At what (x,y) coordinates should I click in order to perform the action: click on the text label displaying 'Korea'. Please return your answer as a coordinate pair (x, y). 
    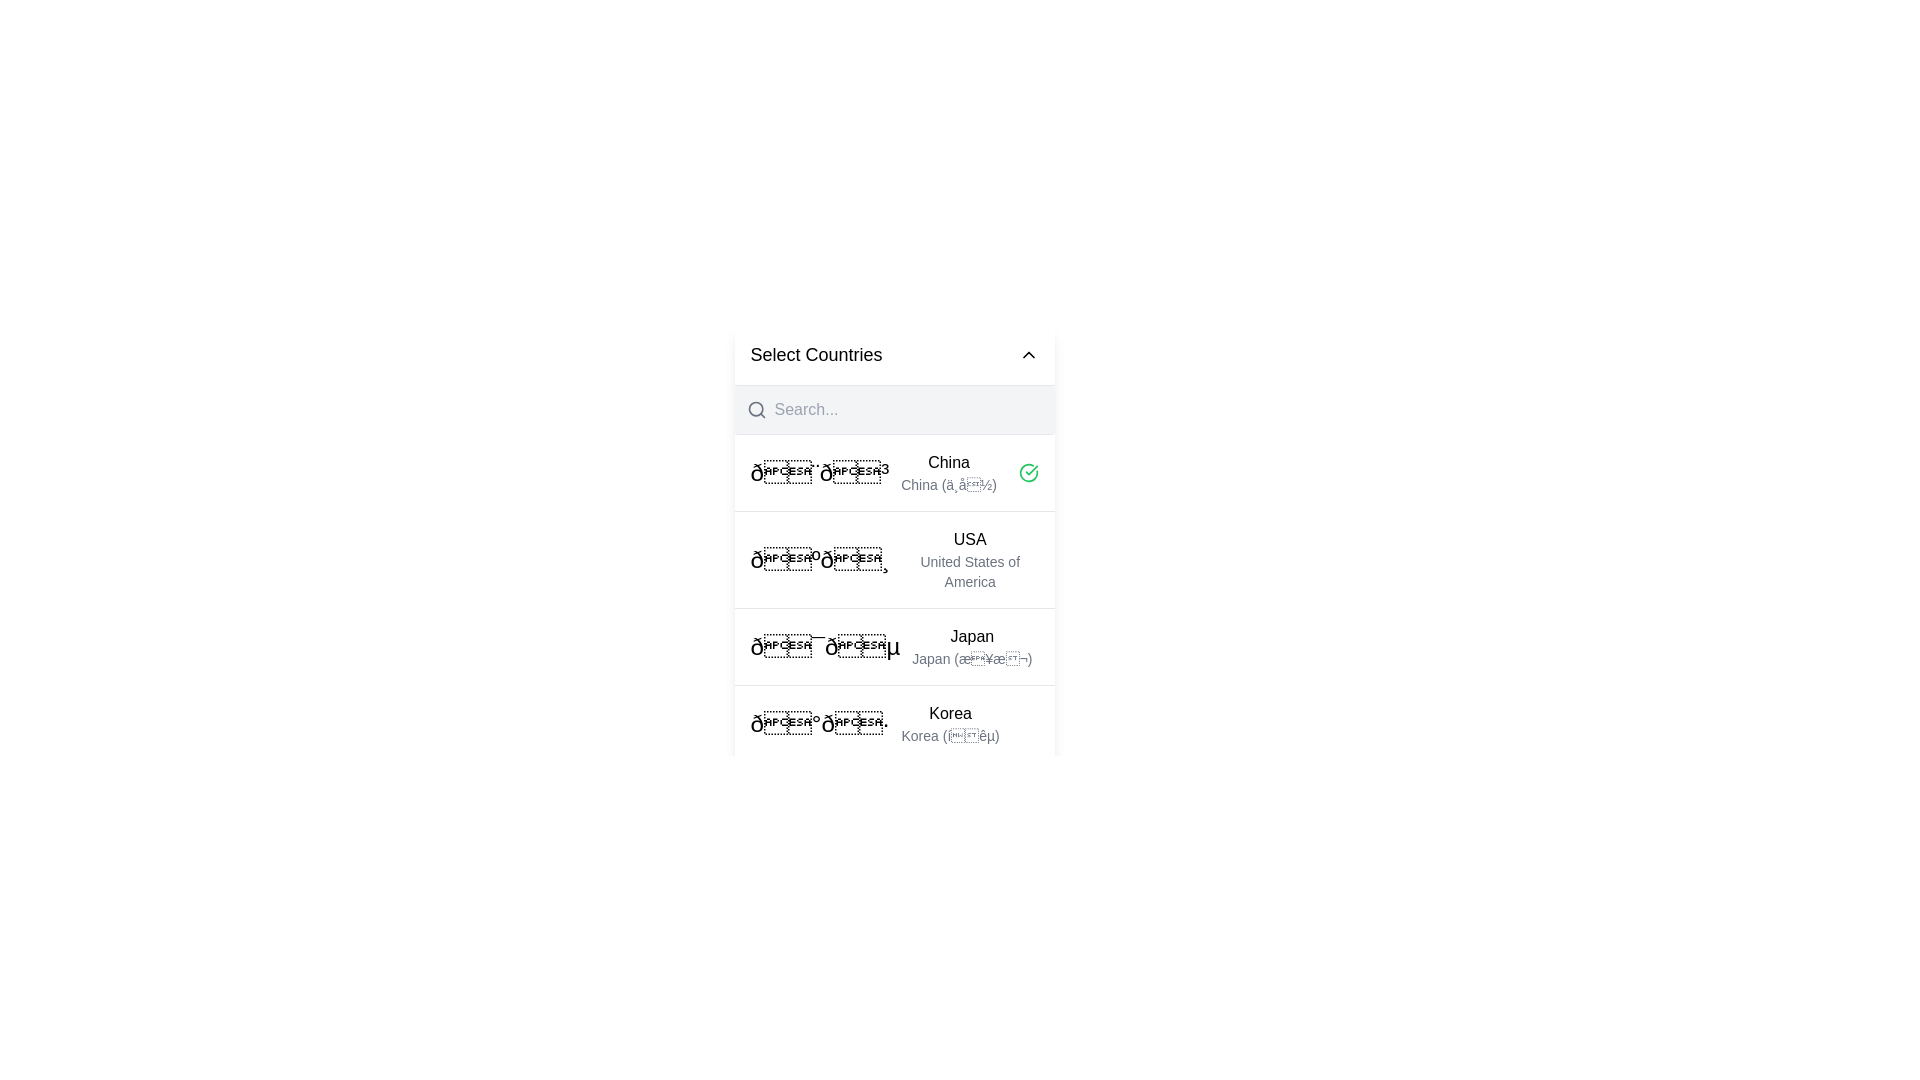
    Looking at the image, I should click on (949, 712).